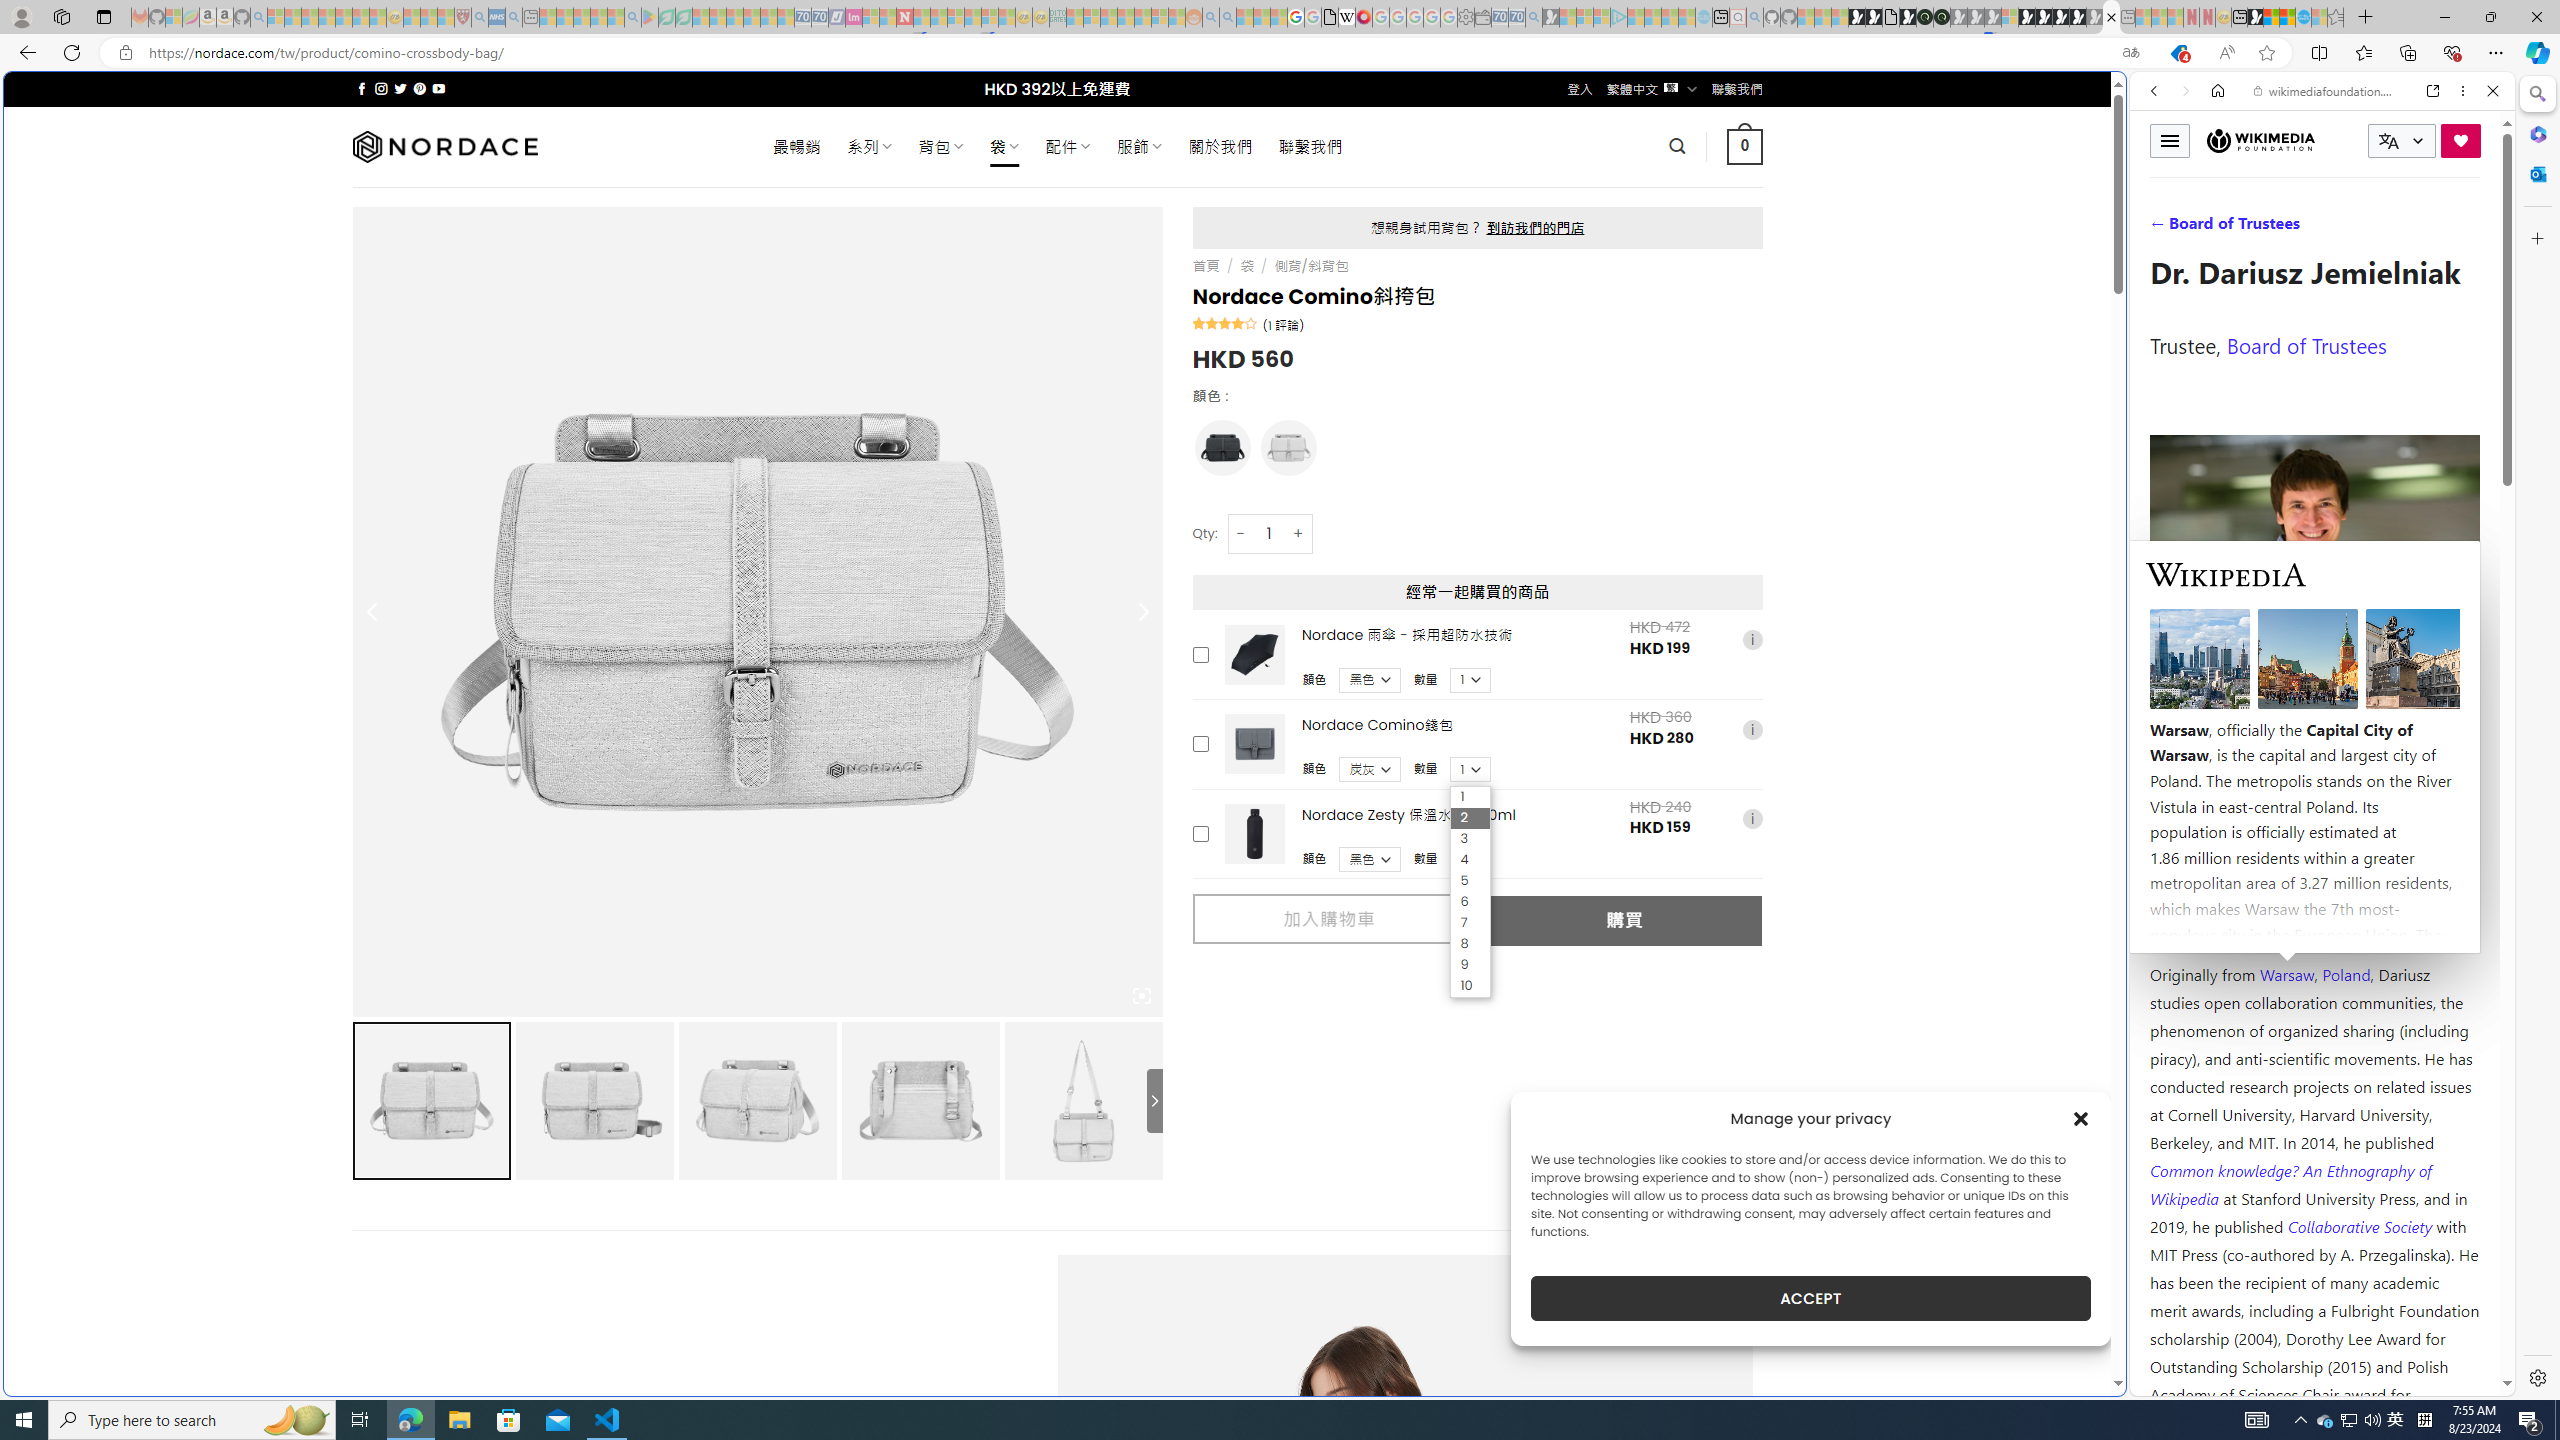 The width and height of the screenshot is (2560, 1440). I want to click on '+', so click(1299, 532).